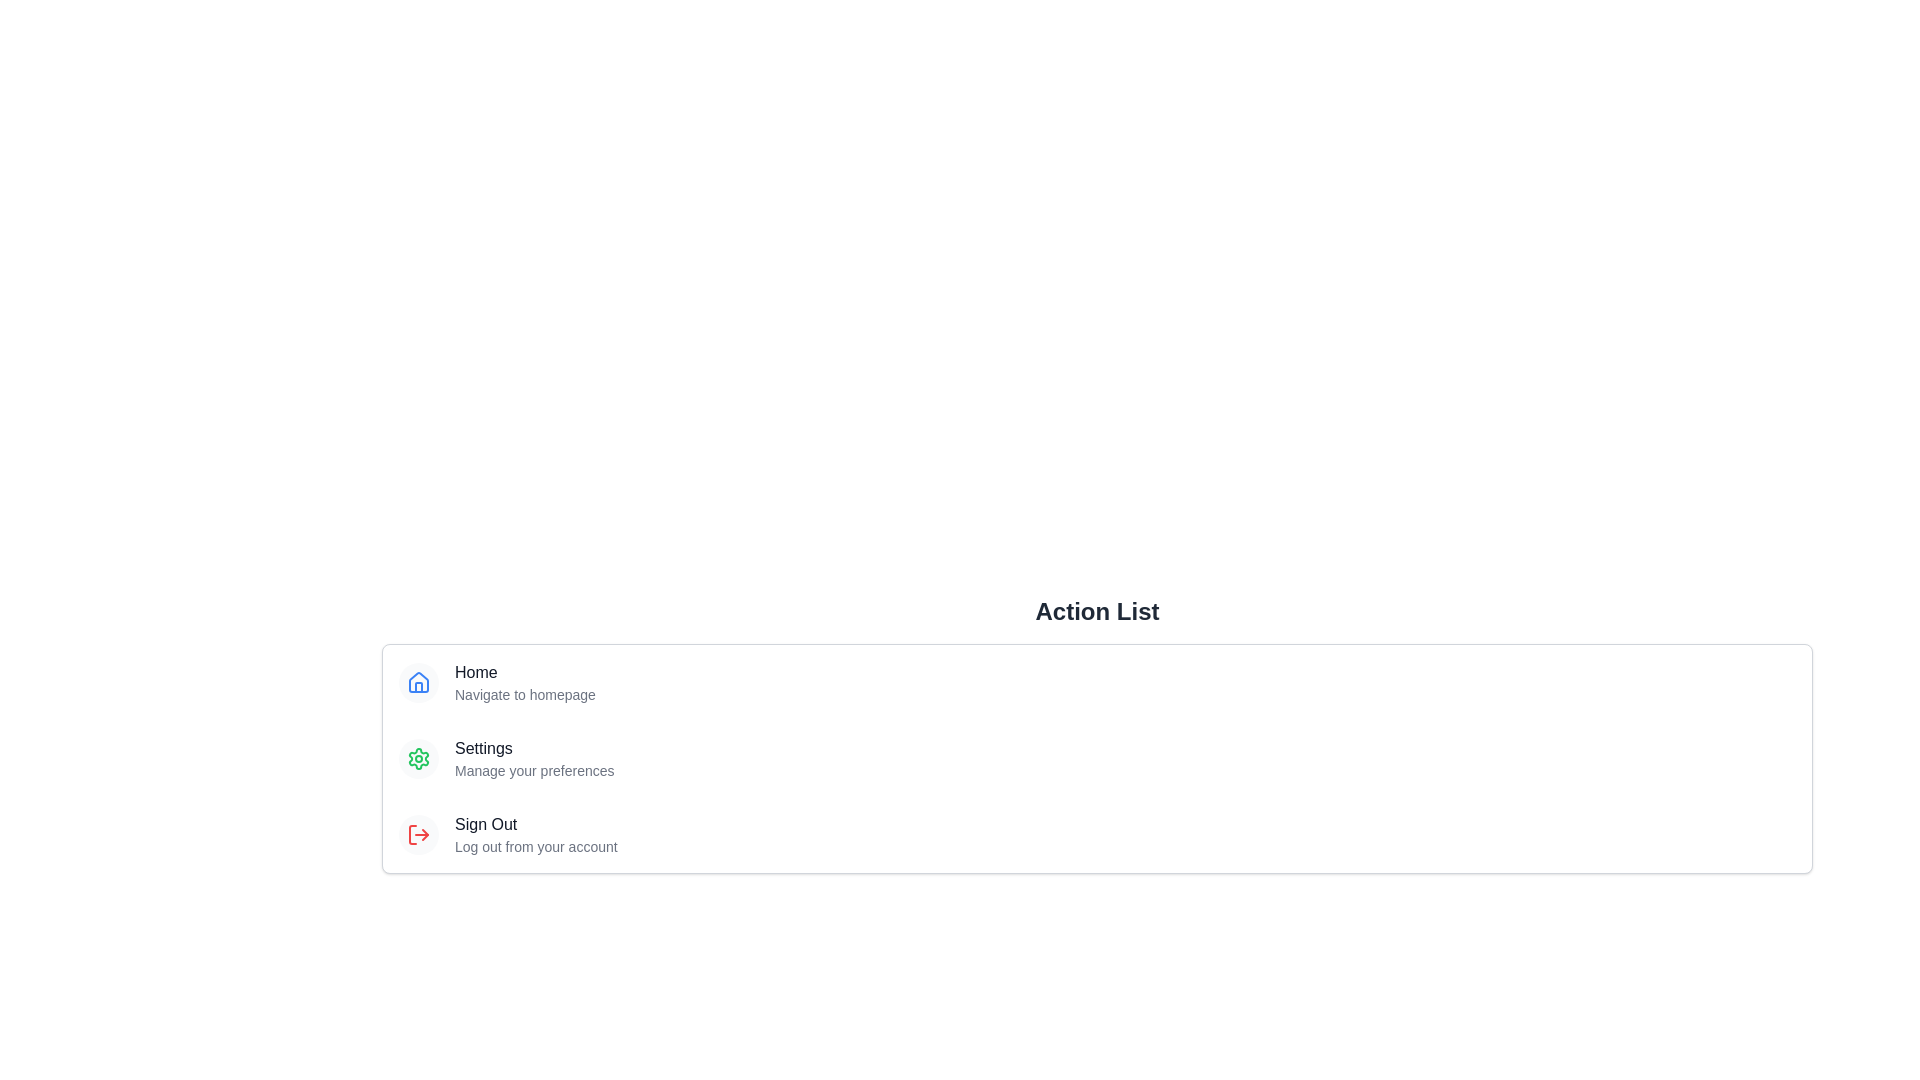 This screenshot has width=1920, height=1080. What do you see at coordinates (534, 759) in the screenshot?
I see `the menu item for managing user preferences, located in the vertical list between 'Home' and 'Sign Out'` at bounding box center [534, 759].